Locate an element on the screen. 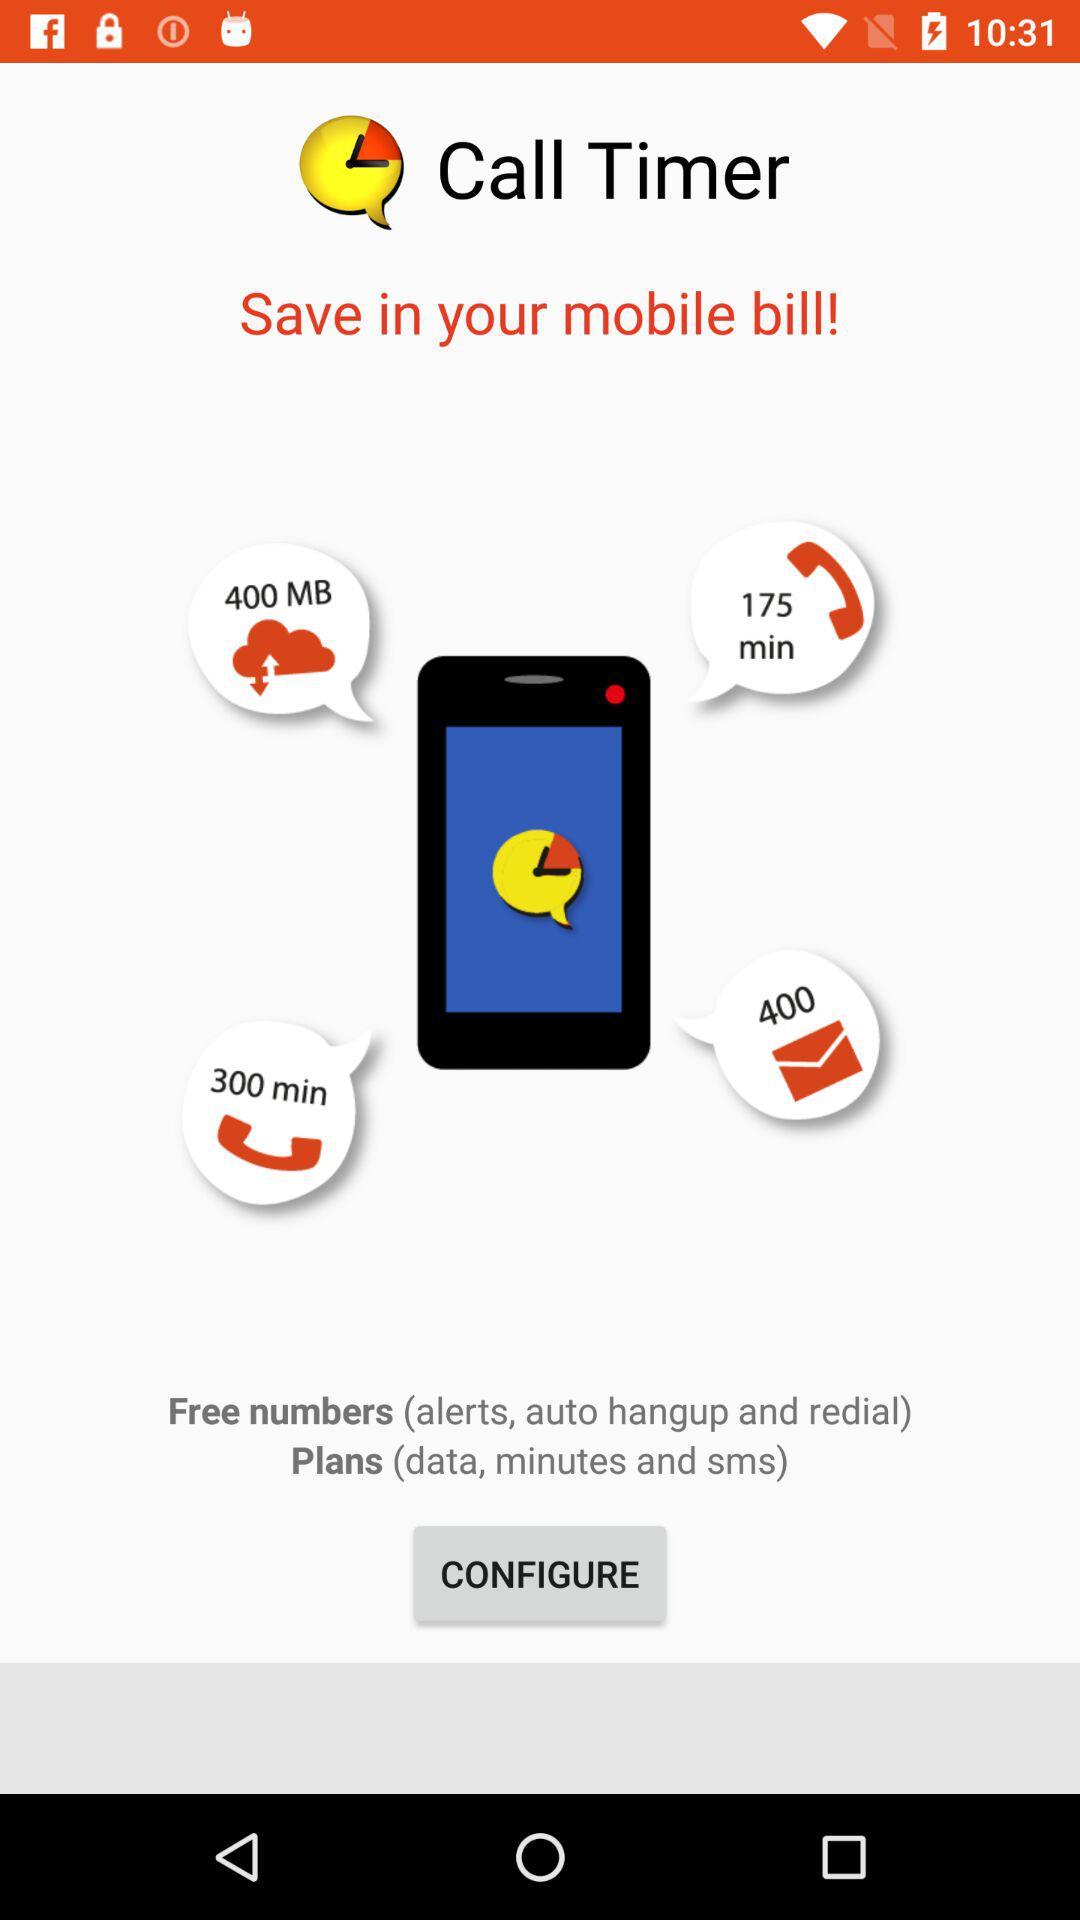 The width and height of the screenshot is (1080, 1920). item below the plans data minutes app is located at coordinates (540, 1572).